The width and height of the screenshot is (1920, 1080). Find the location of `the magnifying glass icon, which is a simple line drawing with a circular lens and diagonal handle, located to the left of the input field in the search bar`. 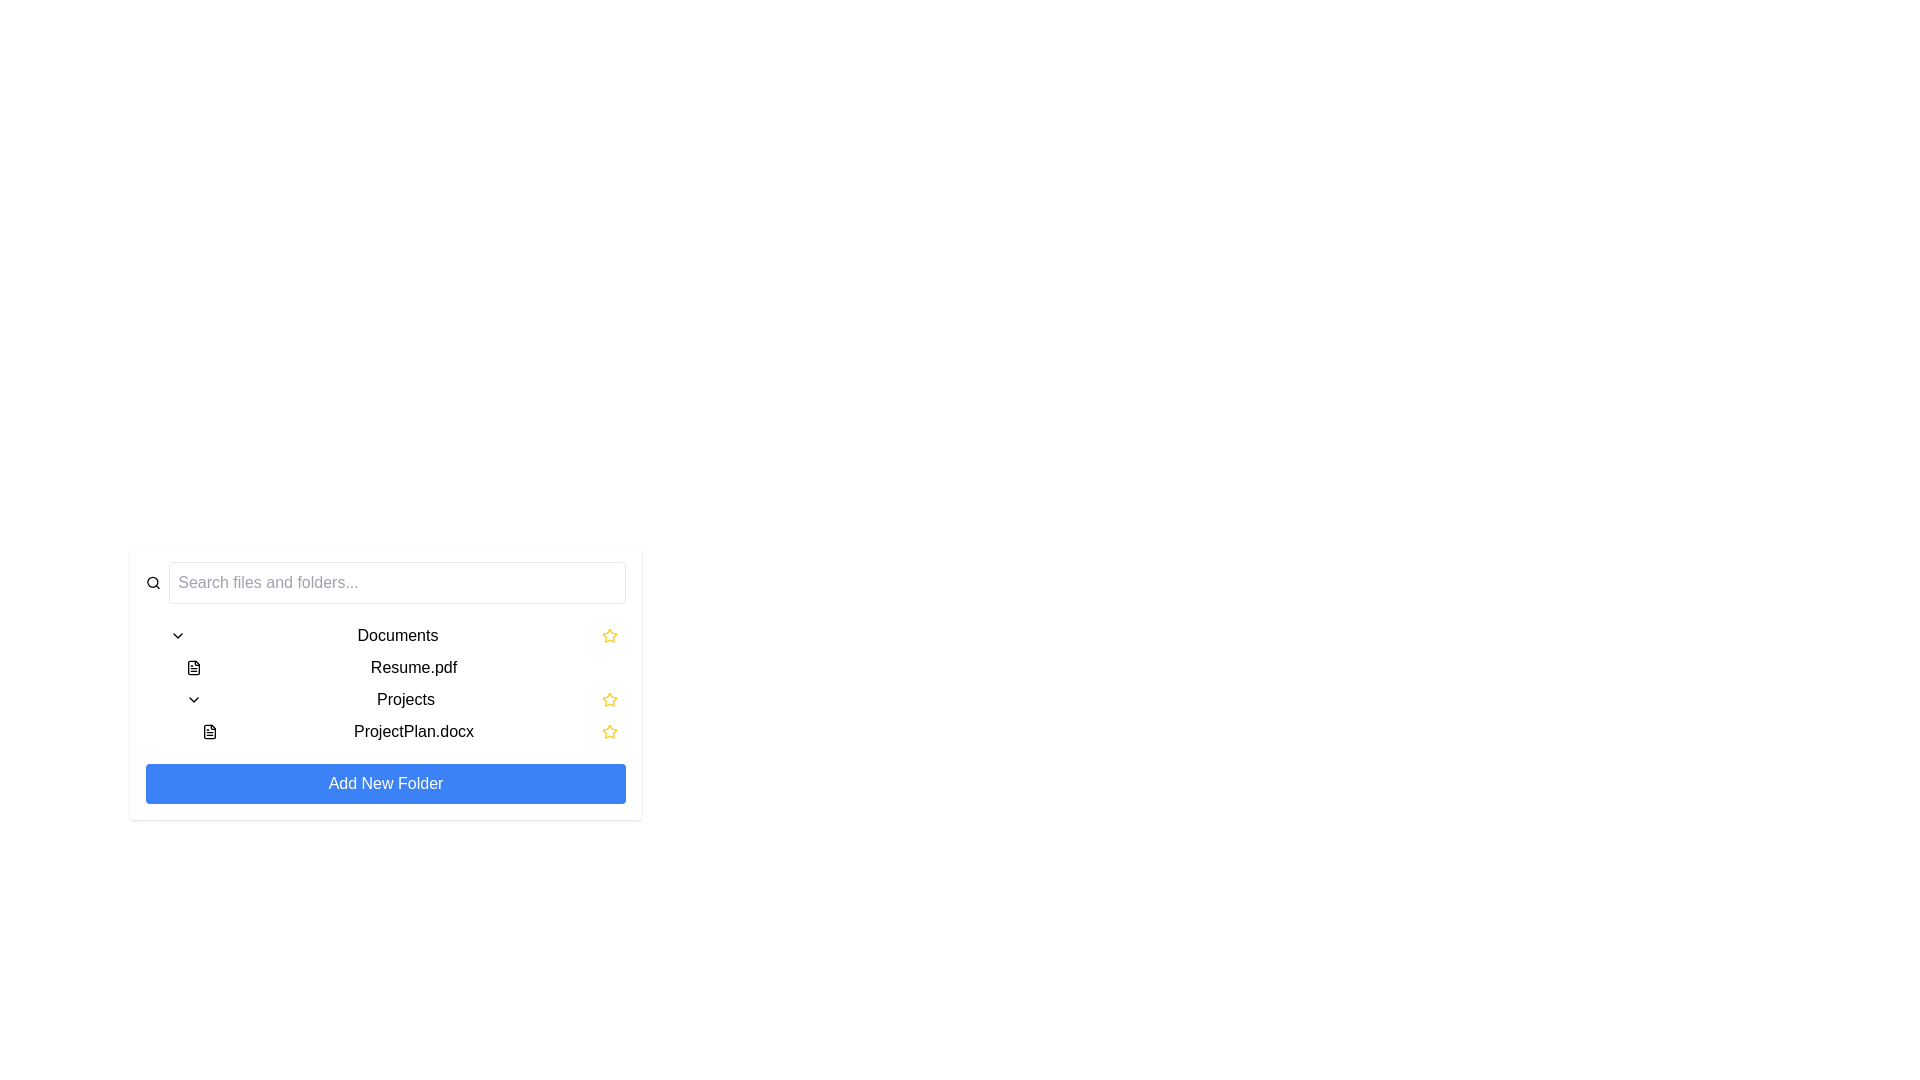

the magnifying glass icon, which is a simple line drawing with a circular lens and diagonal handle, located to the left of the input field in the search bar is located at coordinates (152, 582).